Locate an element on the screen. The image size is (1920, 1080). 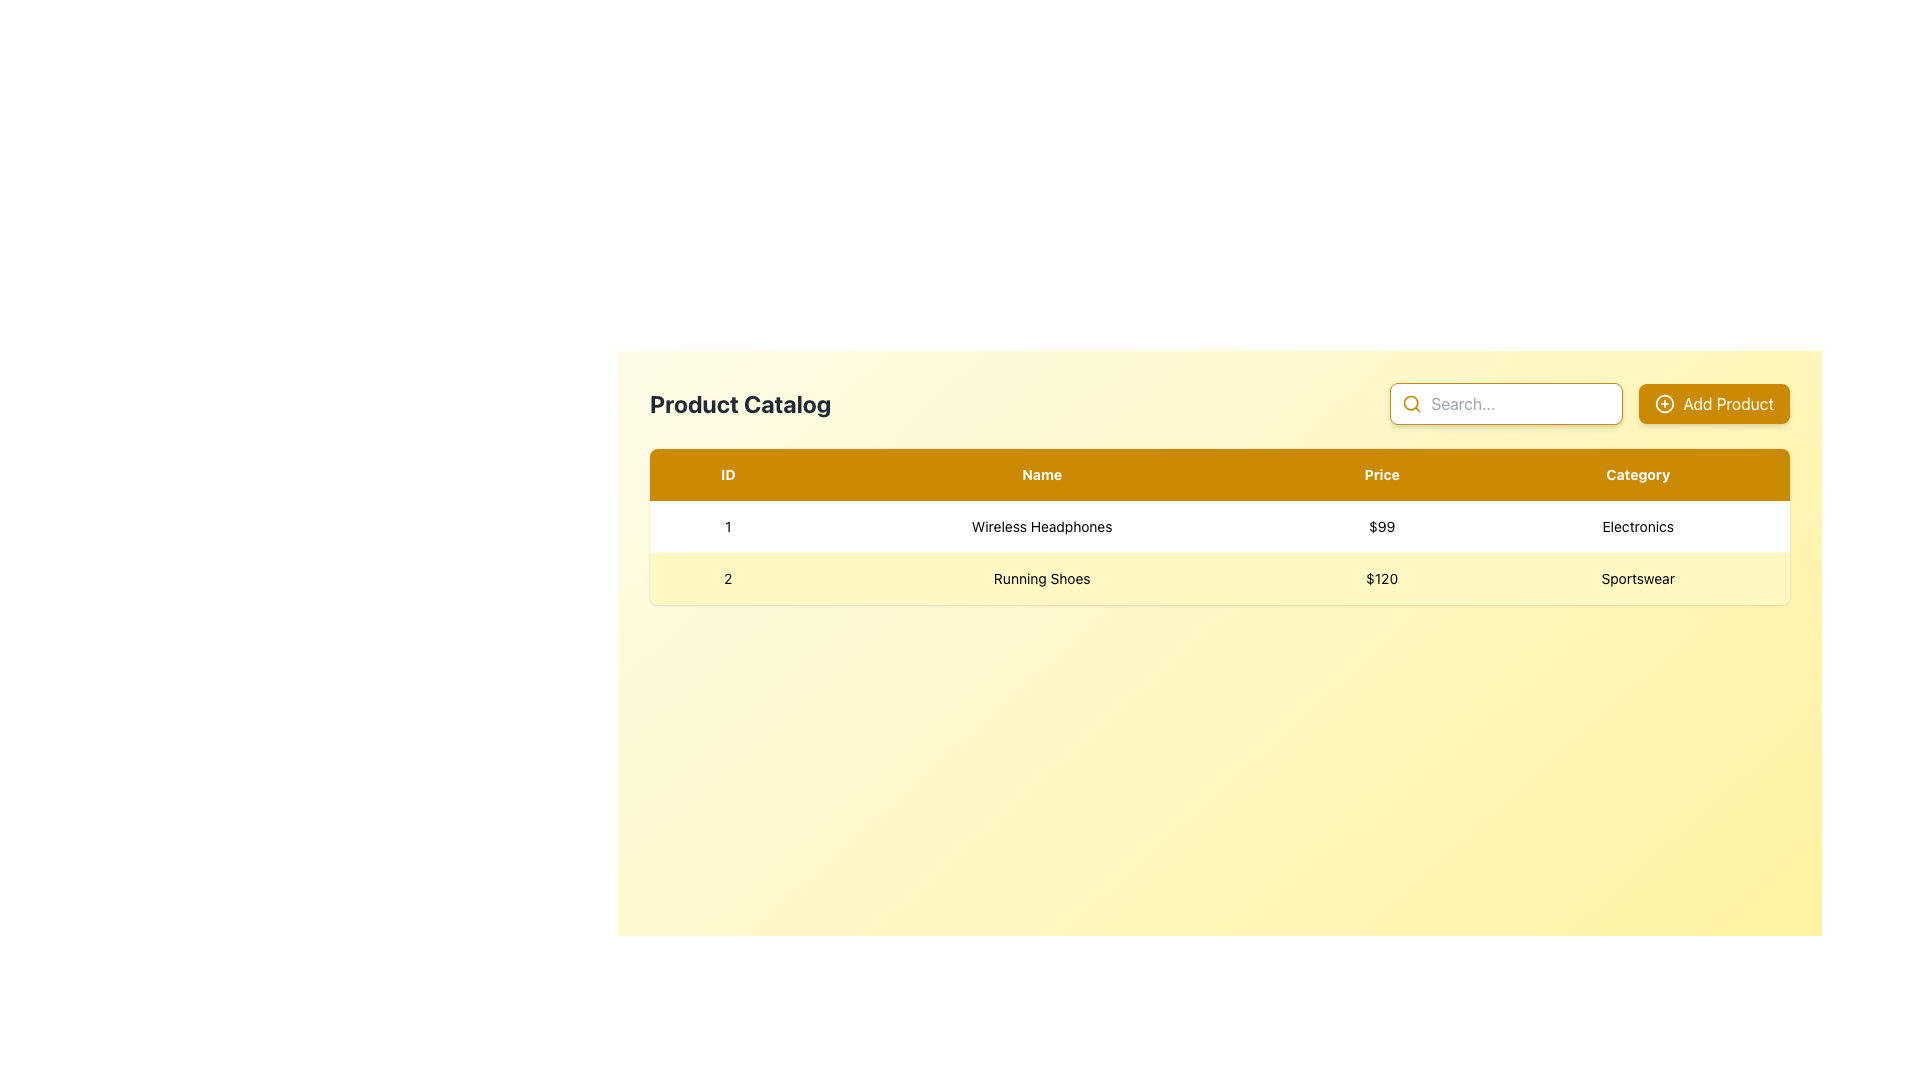
text content of the table cell in the first row under the 'ID' column containing the text '1' is located at coordinates (727, 526).